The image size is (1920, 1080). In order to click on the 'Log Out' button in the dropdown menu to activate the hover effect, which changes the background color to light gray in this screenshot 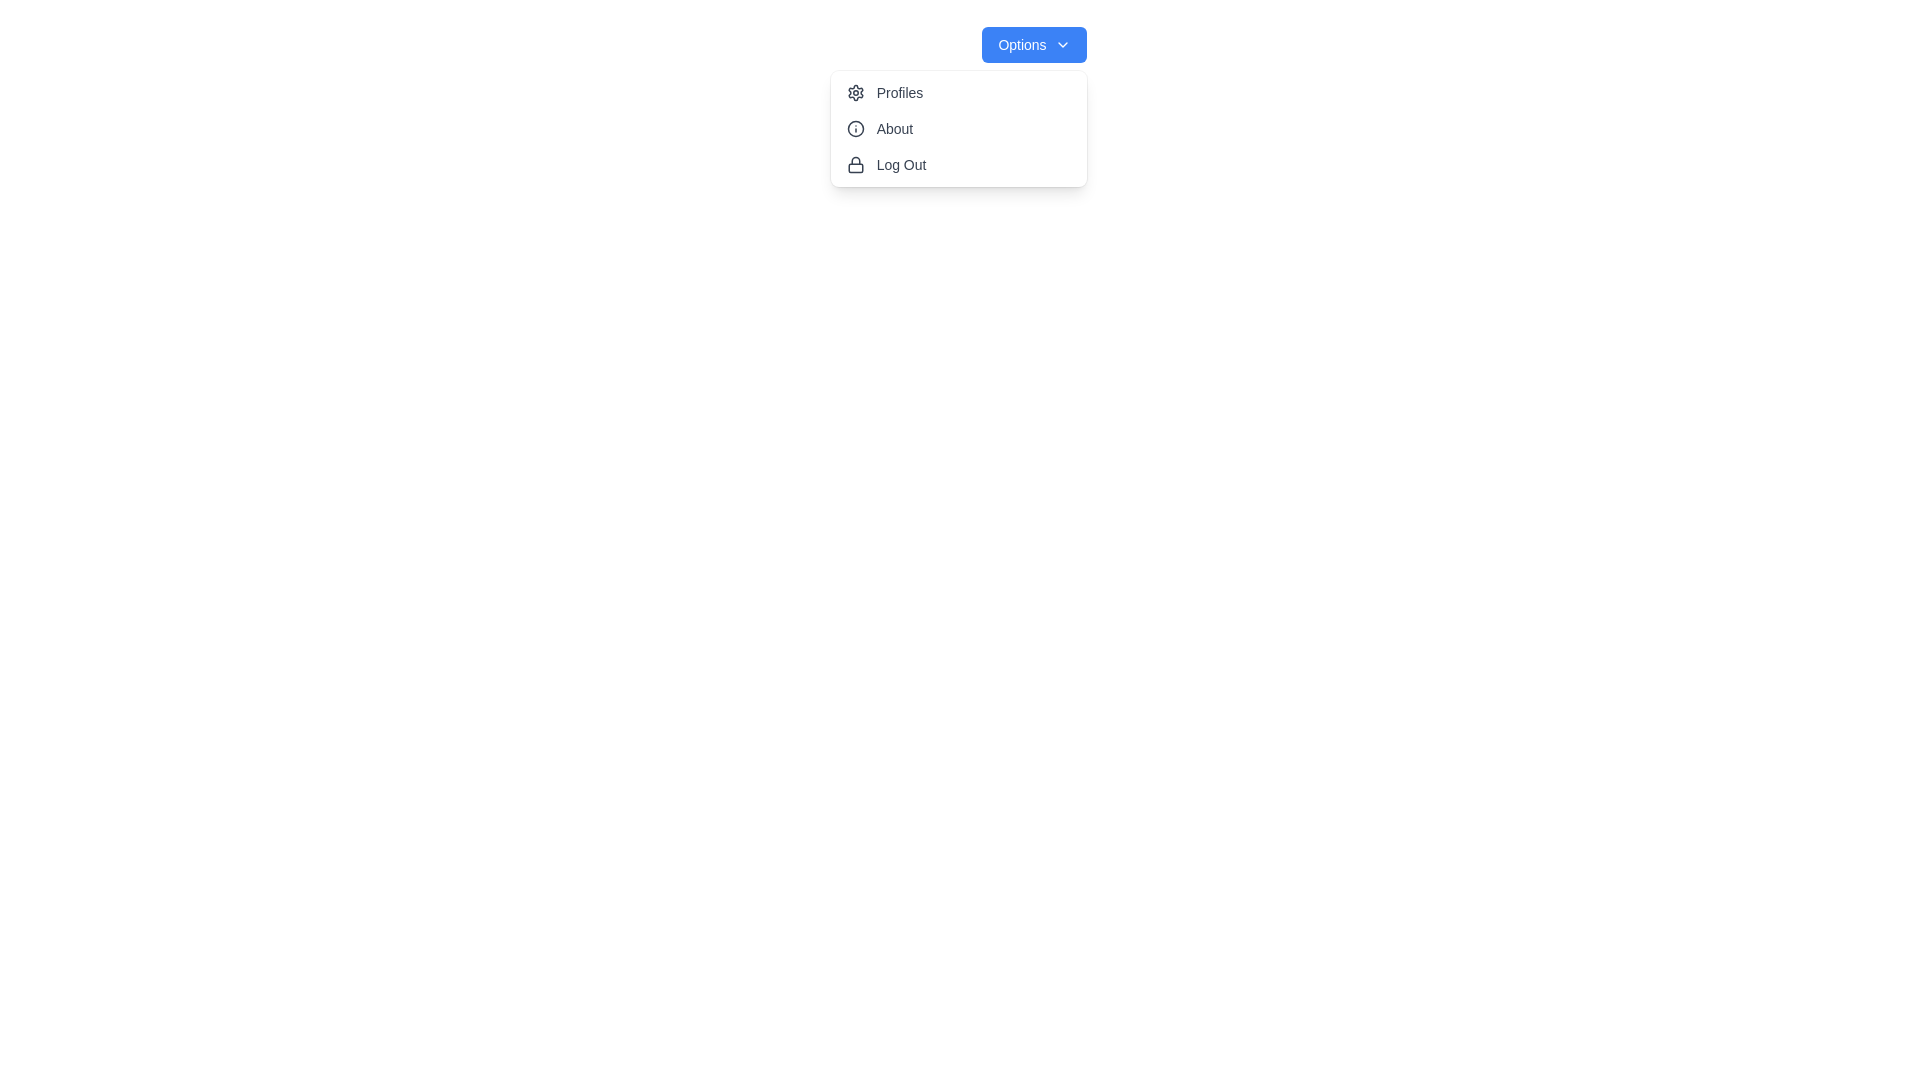, I will do `click(957, 164)`.